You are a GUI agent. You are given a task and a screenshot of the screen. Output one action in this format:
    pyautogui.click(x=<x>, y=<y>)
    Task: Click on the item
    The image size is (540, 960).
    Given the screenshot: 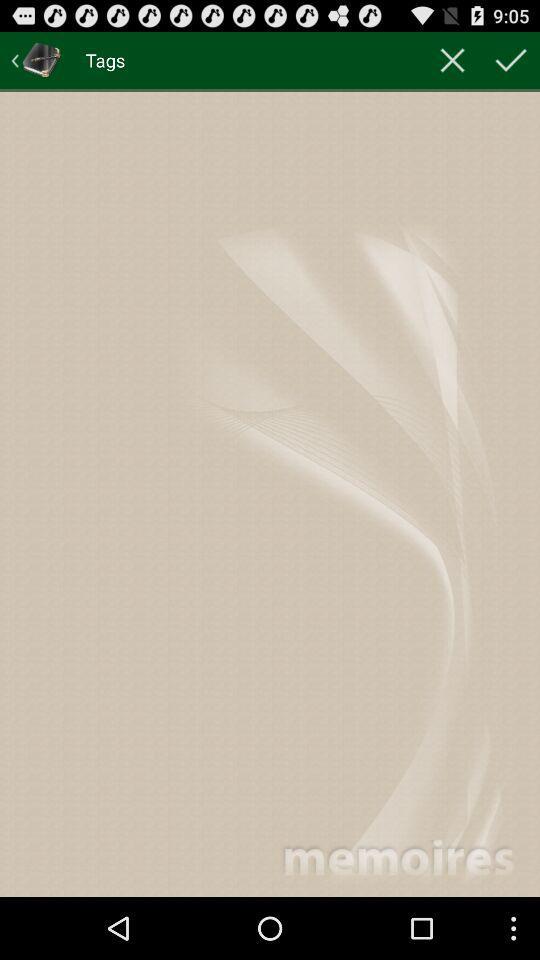 What is the action you would take?
    pyautogui.click(x=511, y=59)
    